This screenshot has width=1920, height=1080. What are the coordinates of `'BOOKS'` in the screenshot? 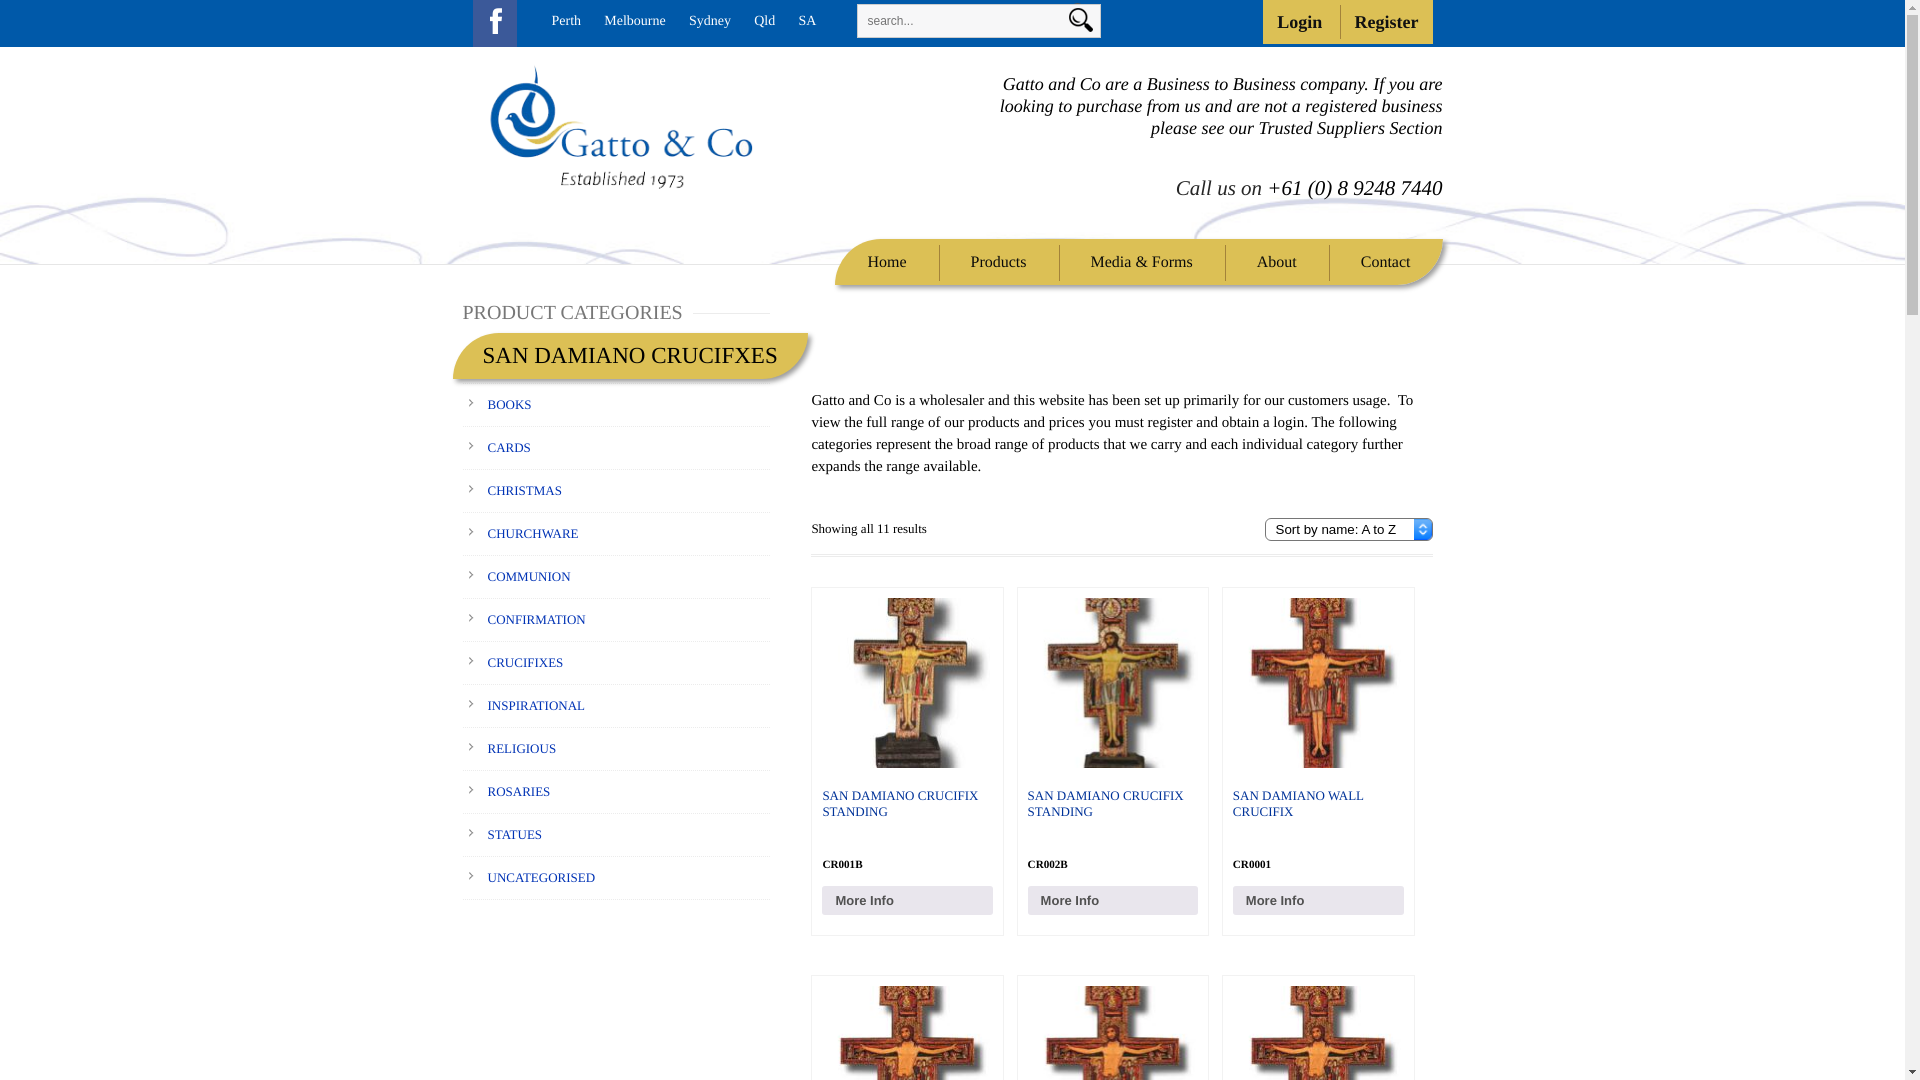 It's located at (509, 404).